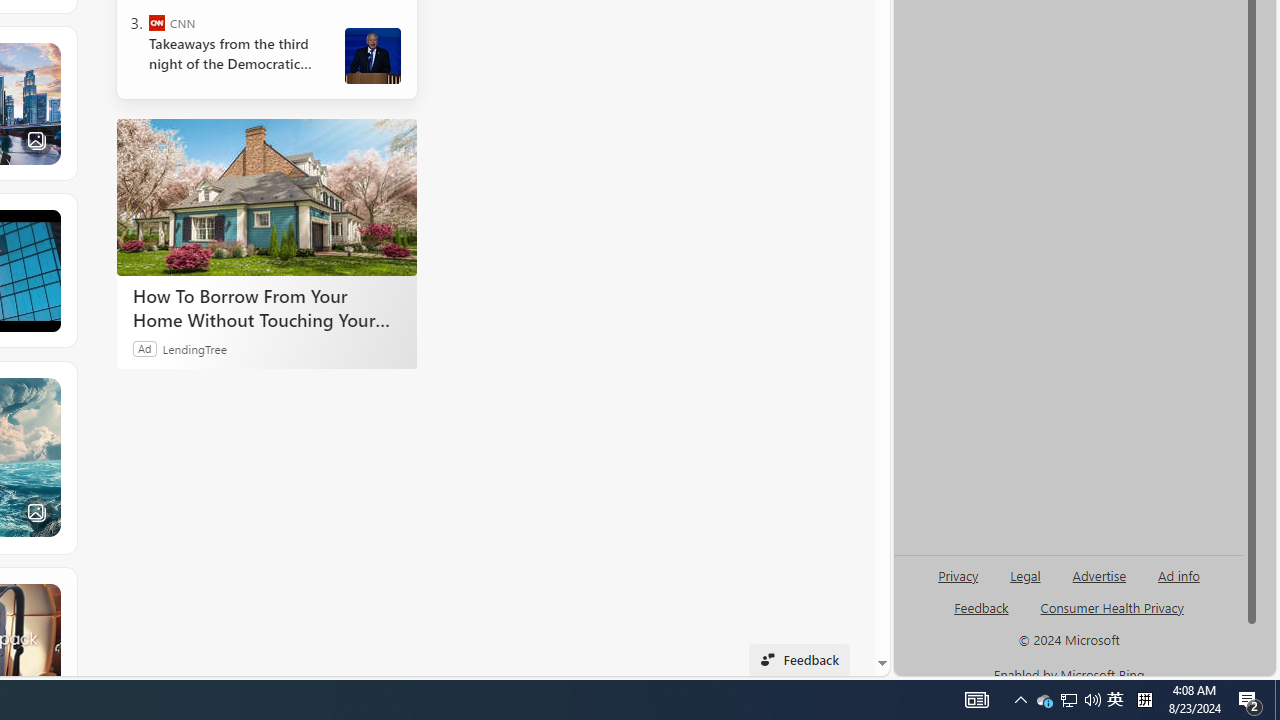 The width and height of the screenshot is (1280, 720). I want to click on 'CNN', so click(155, 23).